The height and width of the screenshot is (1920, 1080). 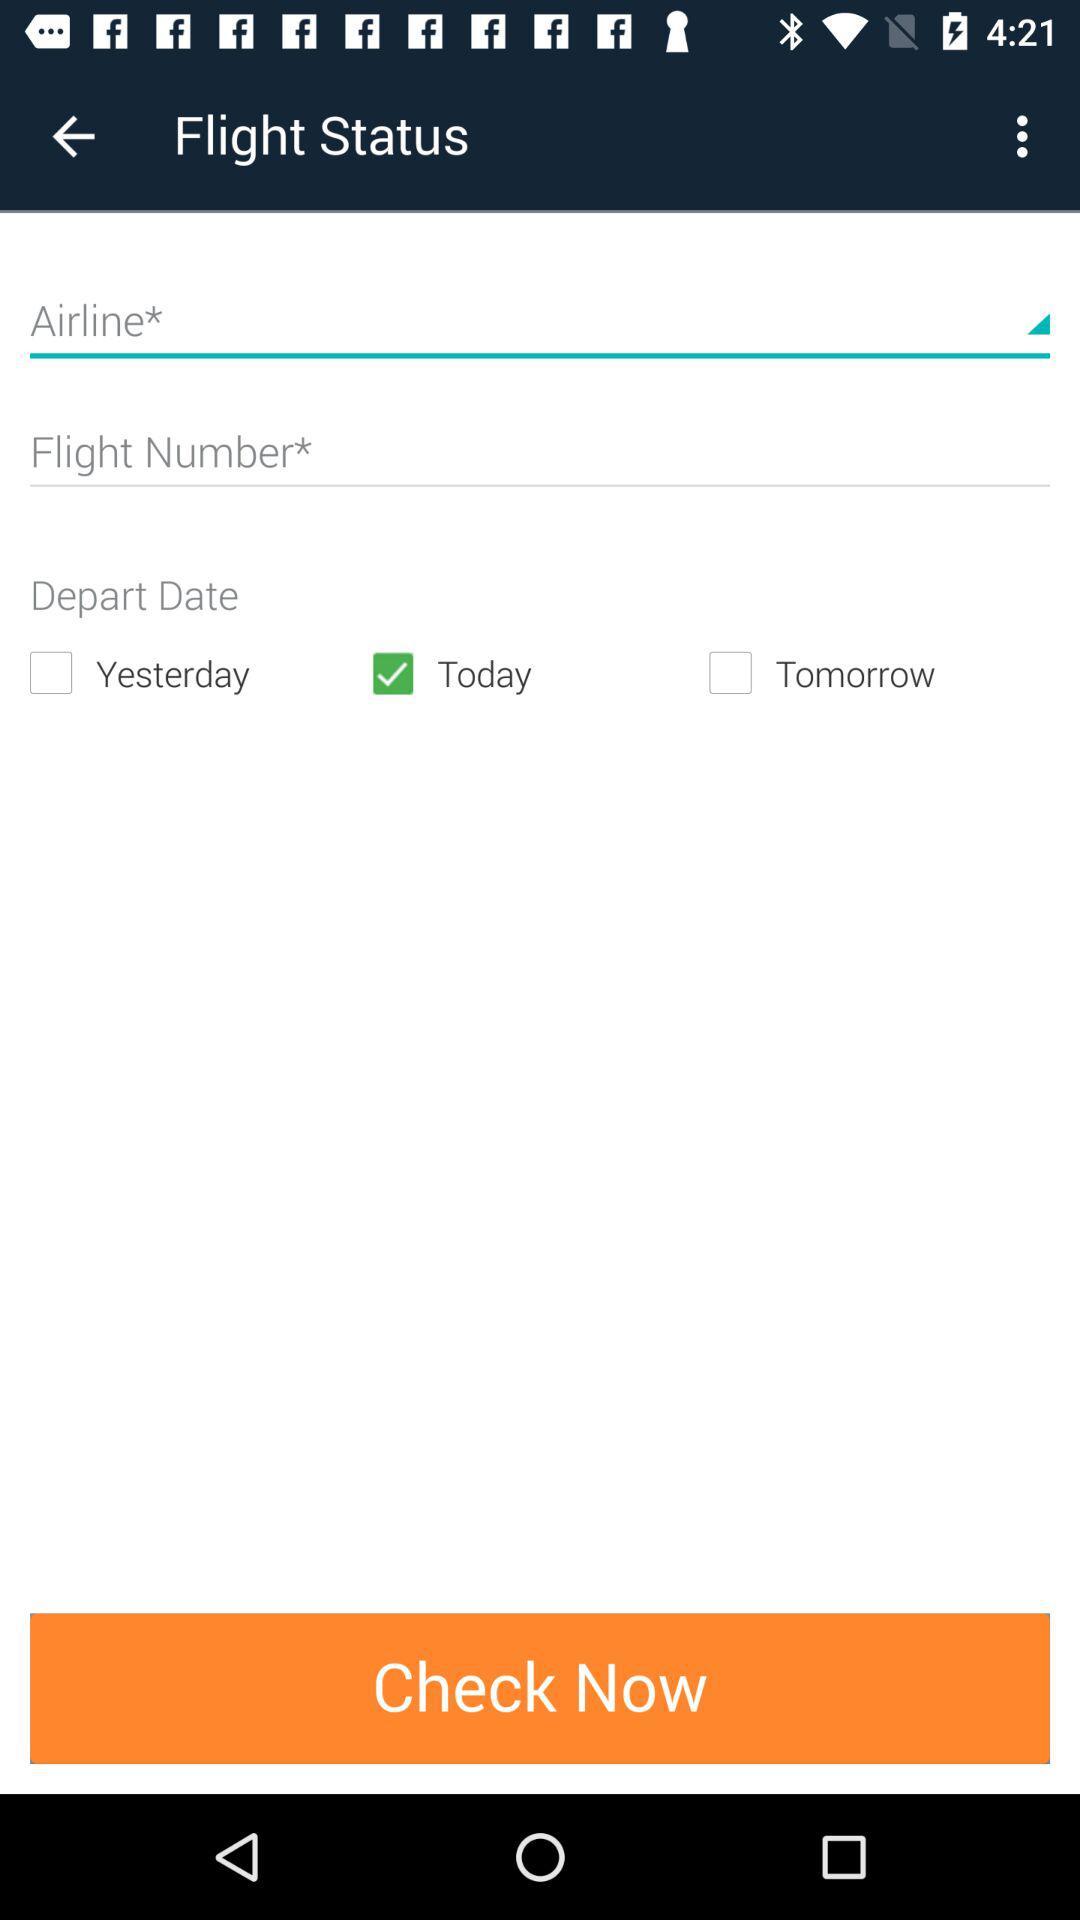 I want to click on the item to the left of the tomorrow icon, so click(x=538, y=673).